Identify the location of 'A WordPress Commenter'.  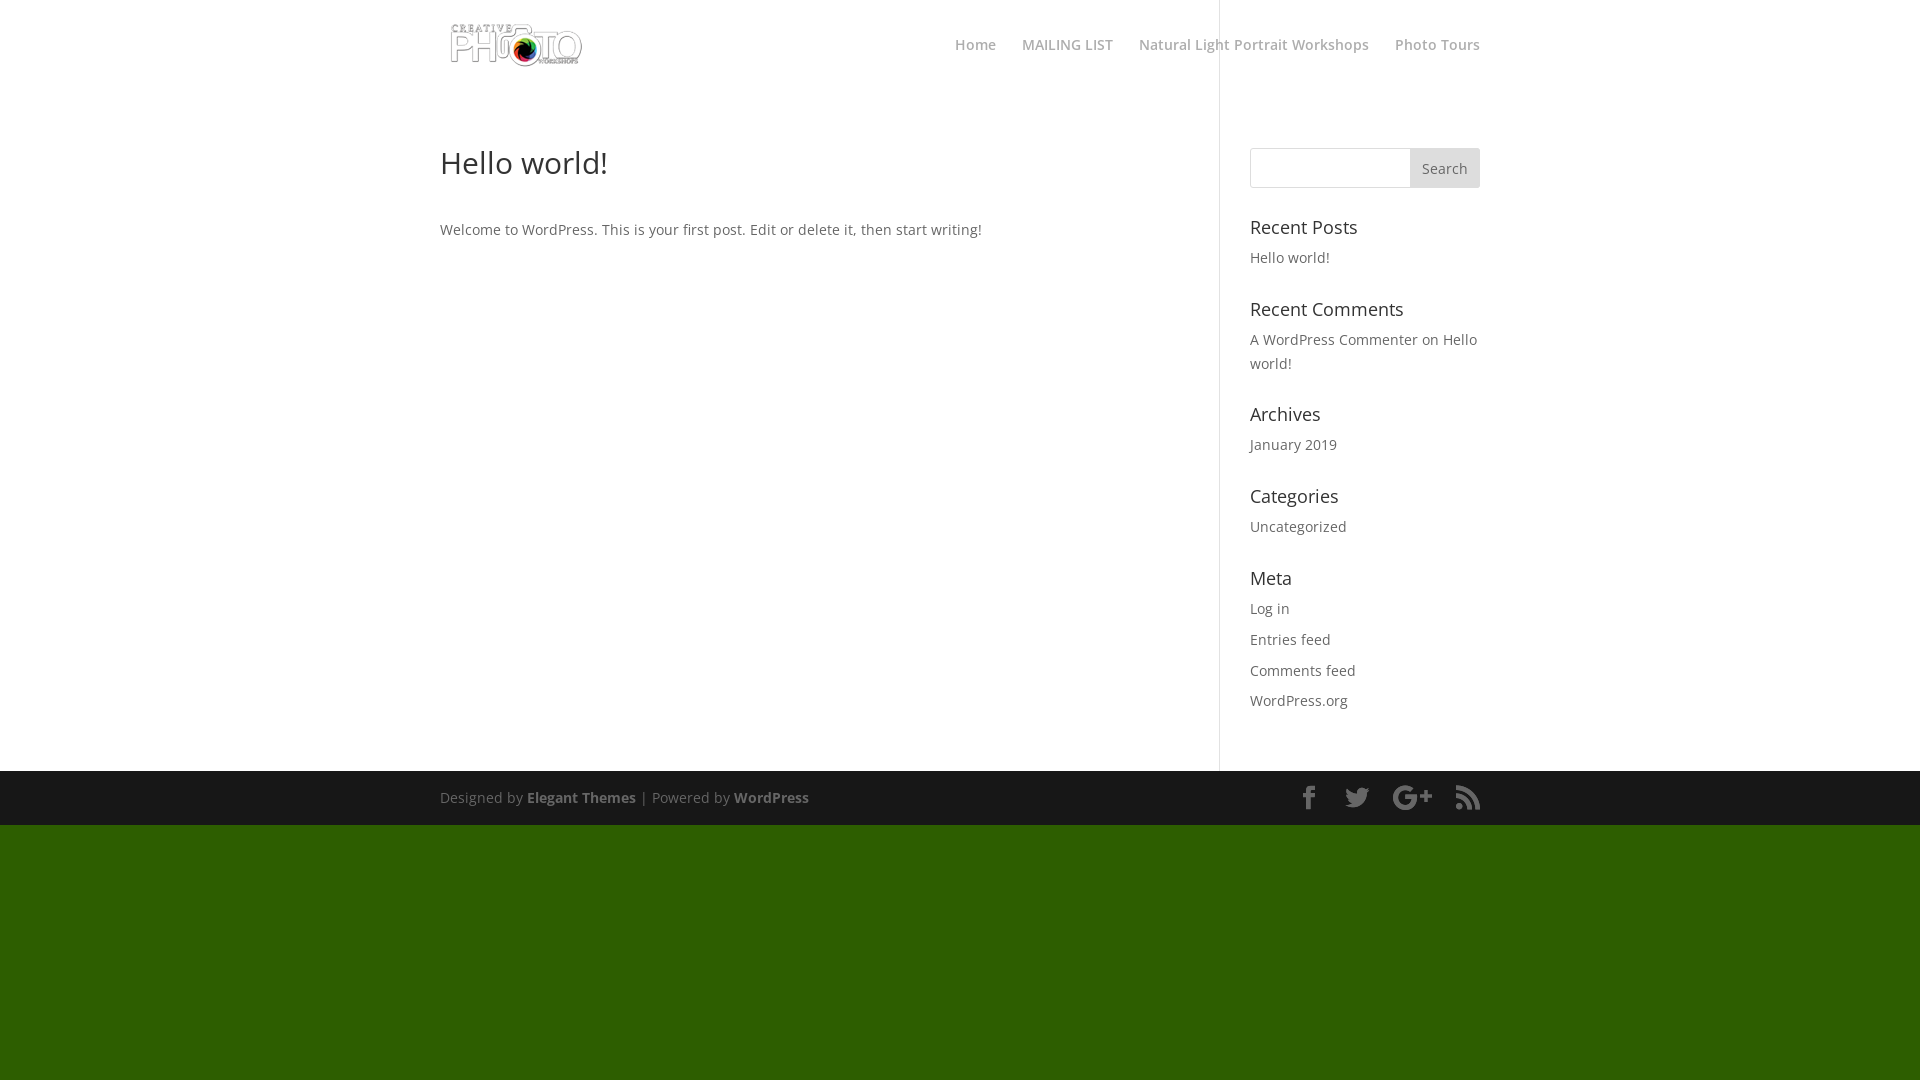
(1334, 338).